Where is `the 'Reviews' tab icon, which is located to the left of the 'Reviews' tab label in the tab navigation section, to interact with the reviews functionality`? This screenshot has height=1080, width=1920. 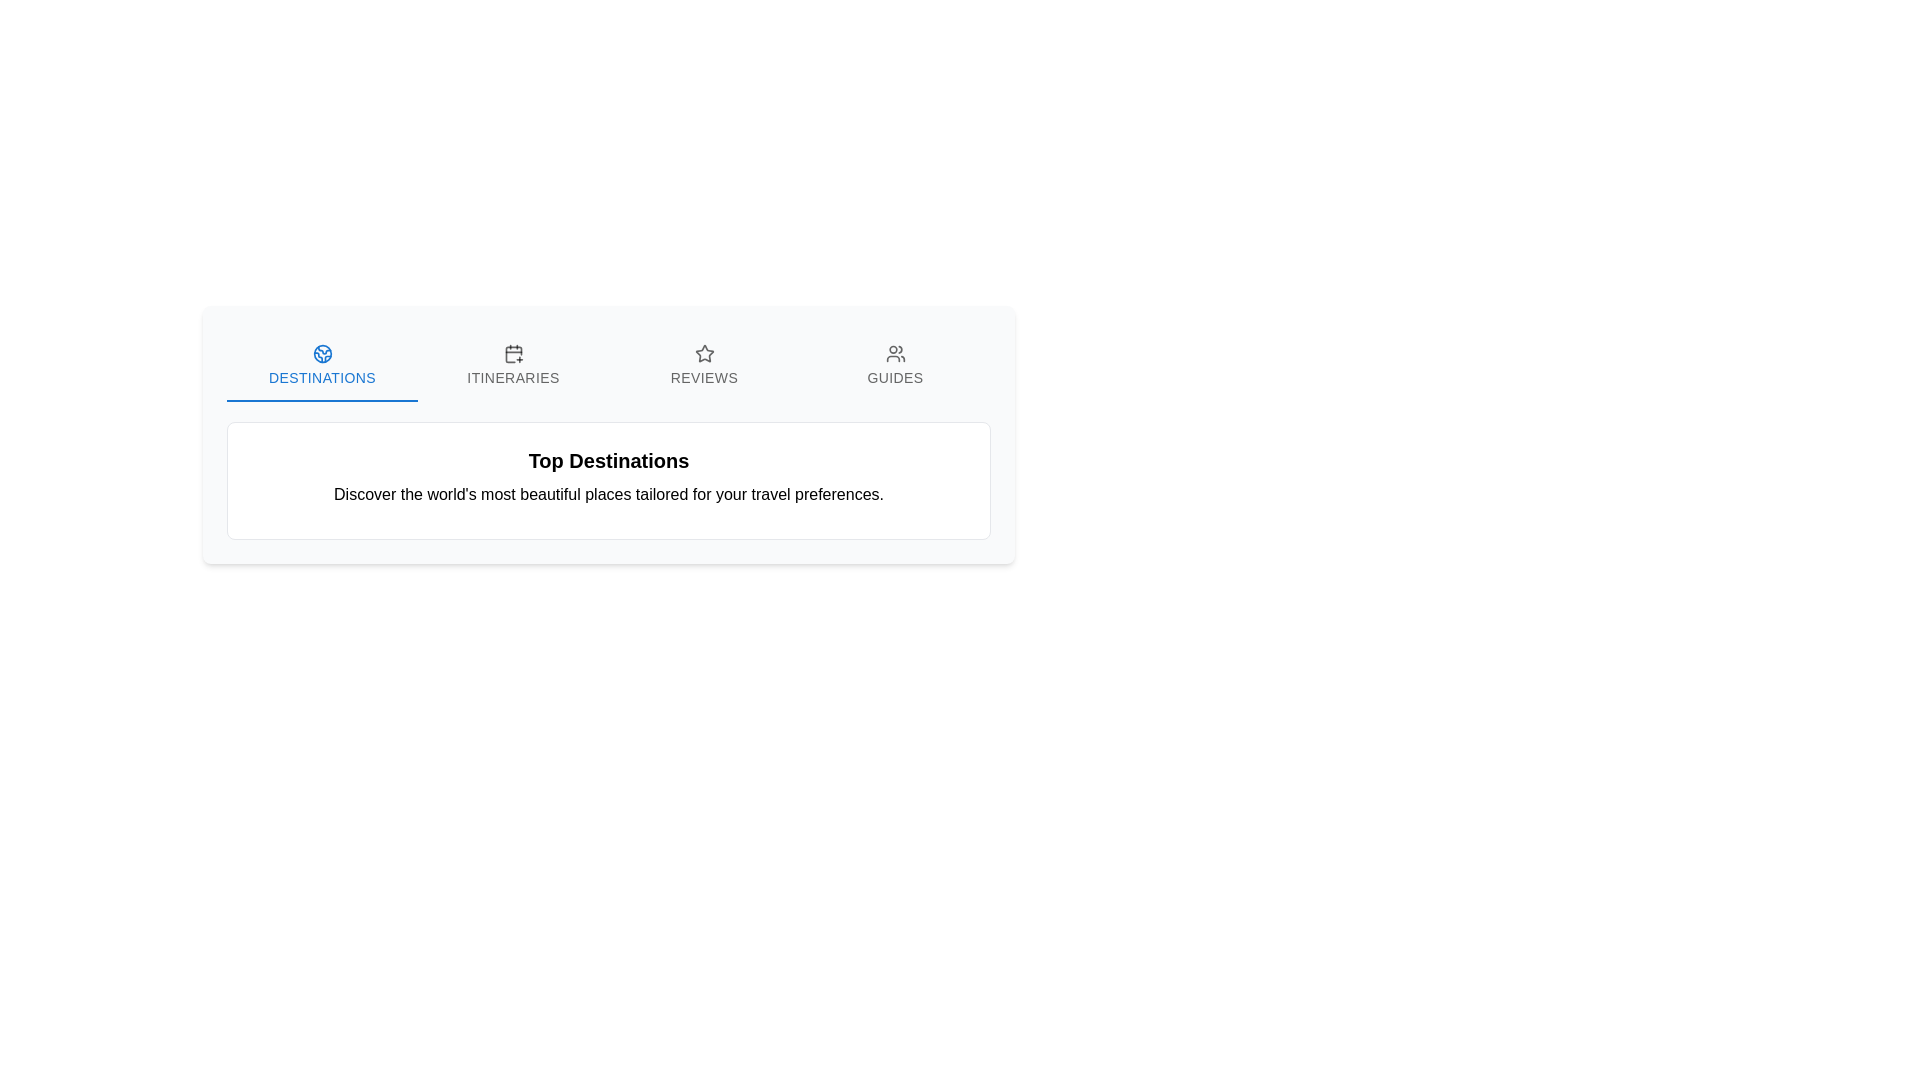
the 'Reviews' tab icon, which is located to the left of the 'Reviews' tab label in the tab navigation section, to interact with the reviews functionality is located at coordinates (704, 353).